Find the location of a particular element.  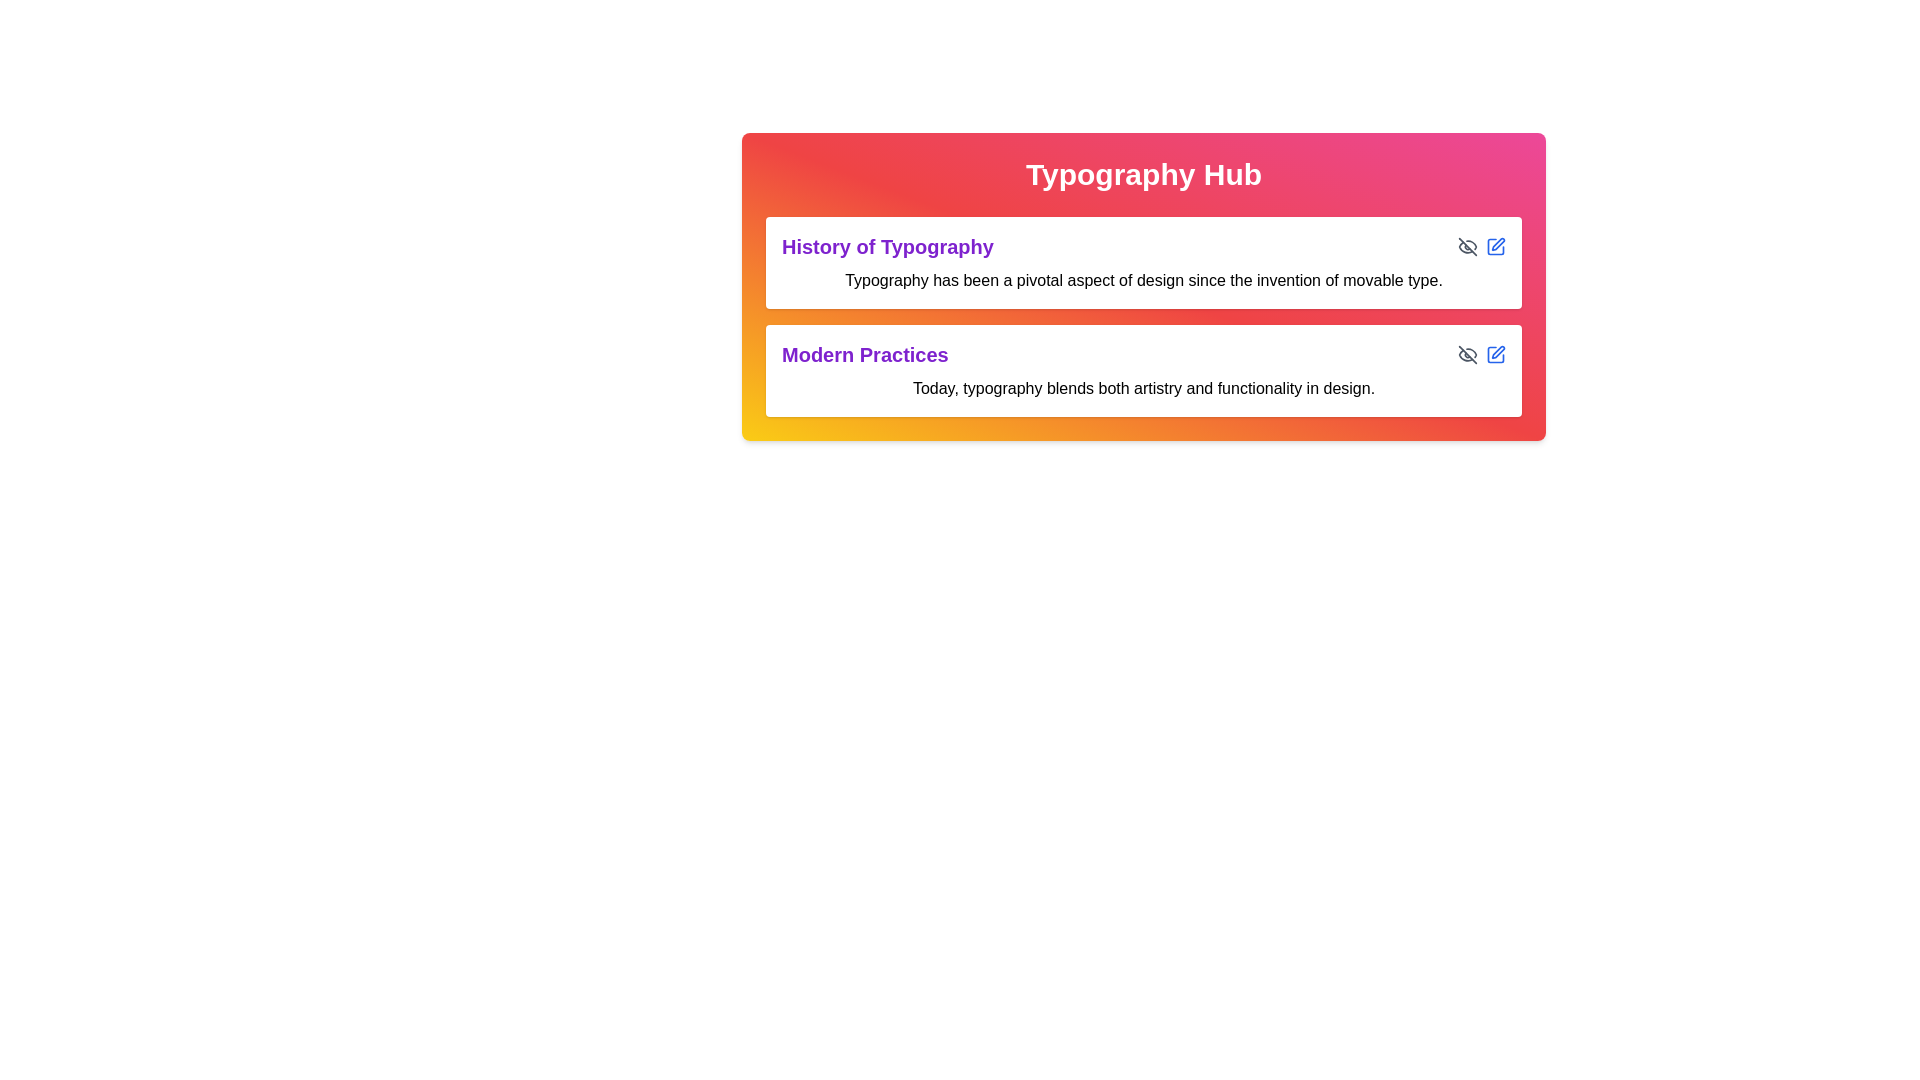

the leftmost icon button on the right side of the section is located at coordinates (1468, 353).